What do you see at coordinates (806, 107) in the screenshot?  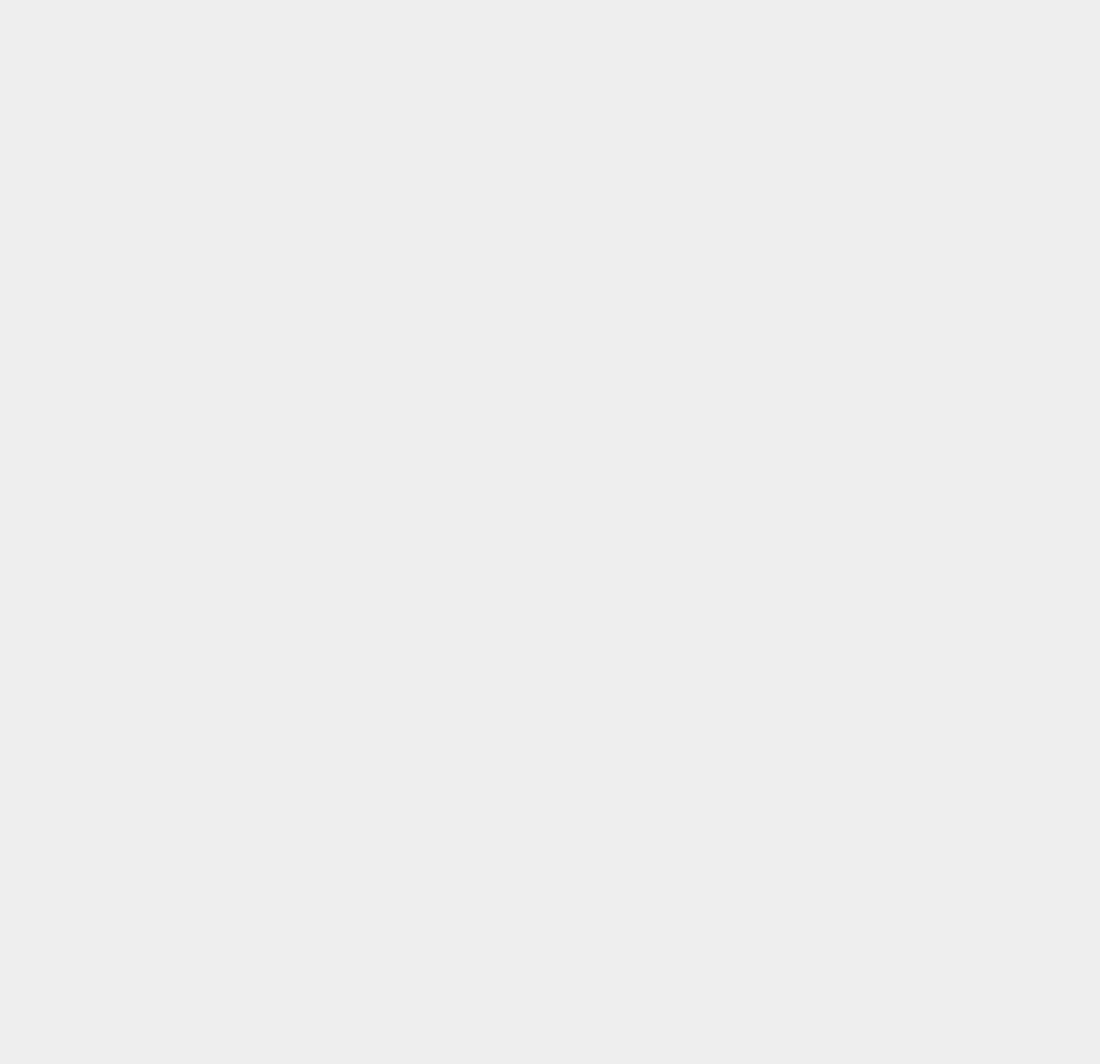 I see `'Jailbreak'` at bounding box center [806, 107].